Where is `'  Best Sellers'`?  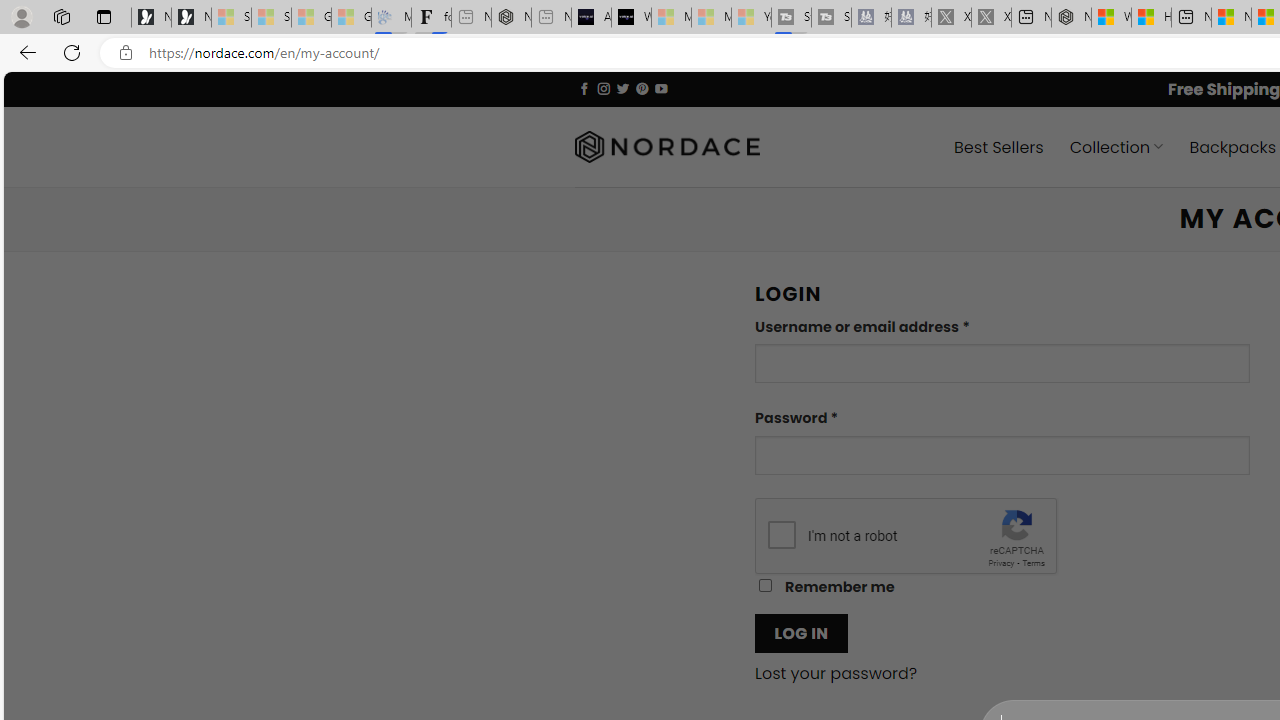
'  Best Sellers' is located at coordinates (999, 145).